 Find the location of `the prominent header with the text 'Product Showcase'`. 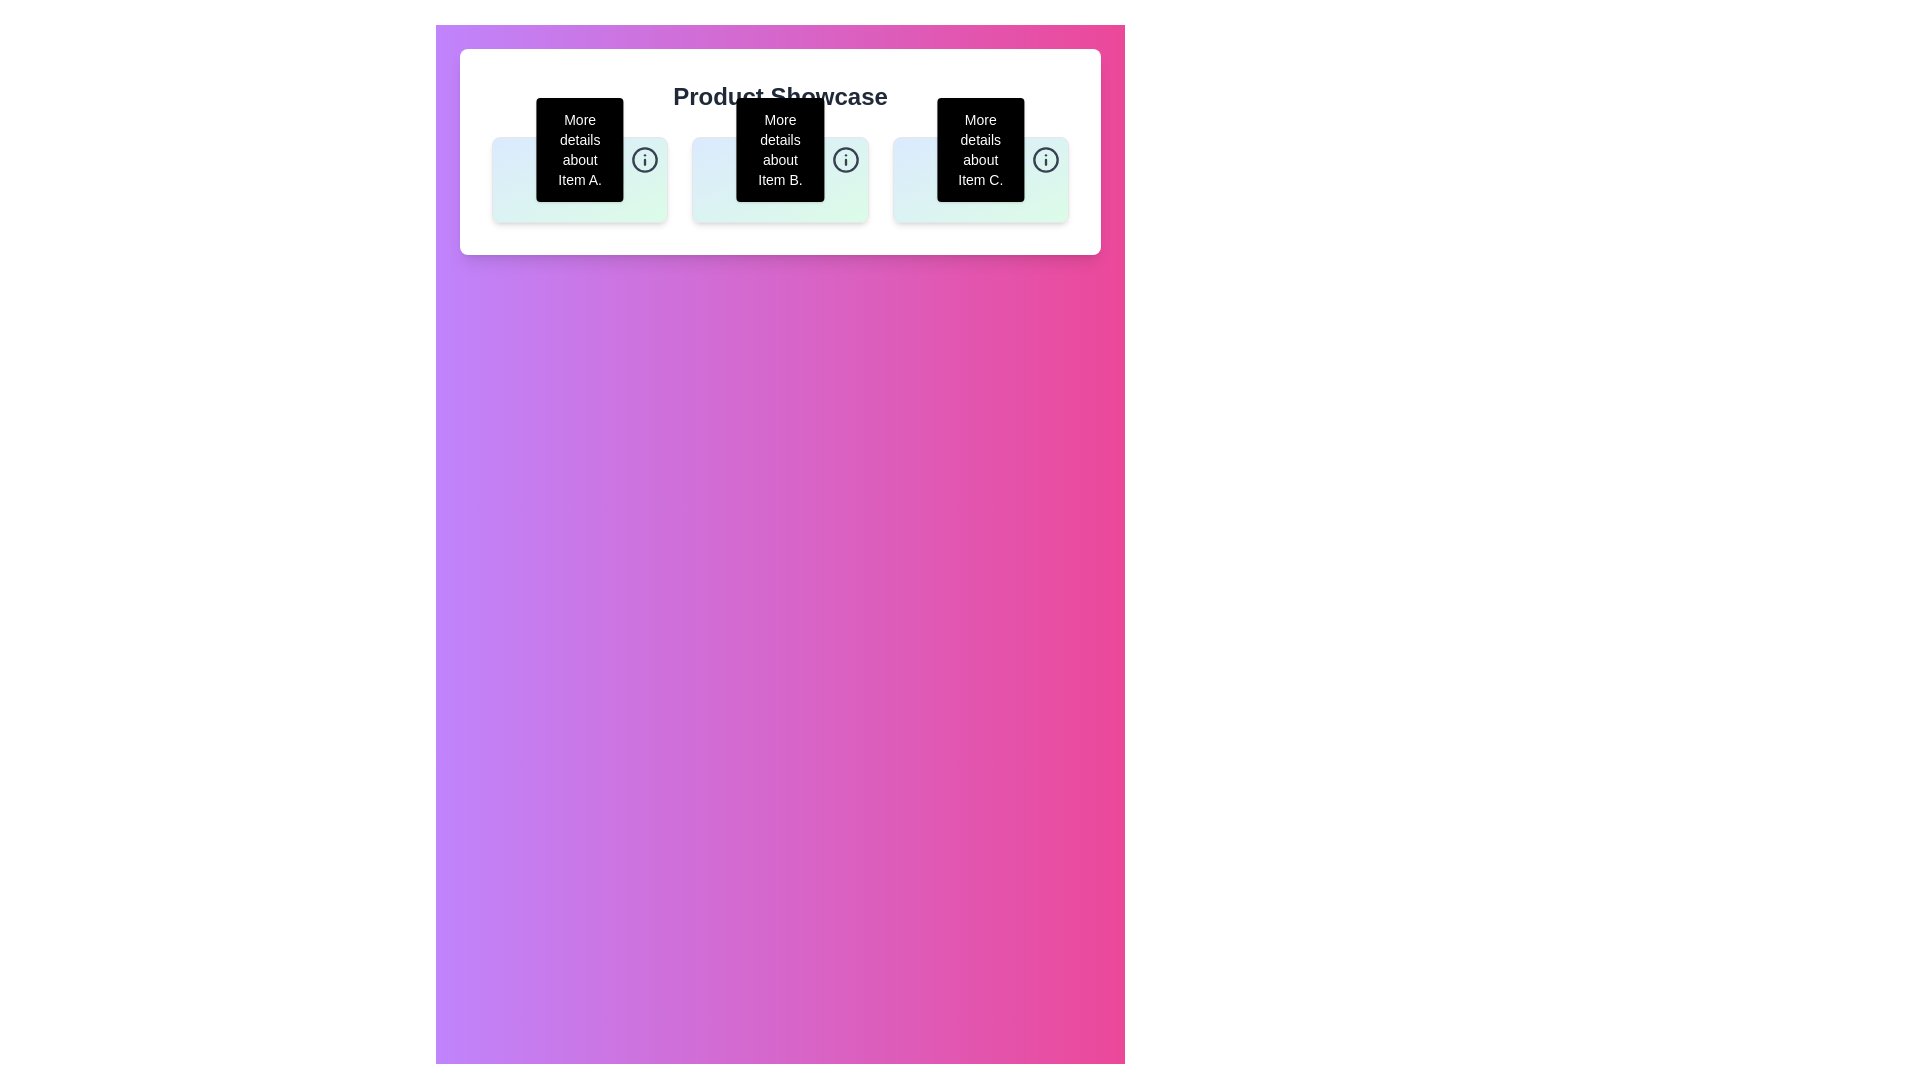

the prominent header with the text 'Product Showcase' is located at coordinates (779, 96).